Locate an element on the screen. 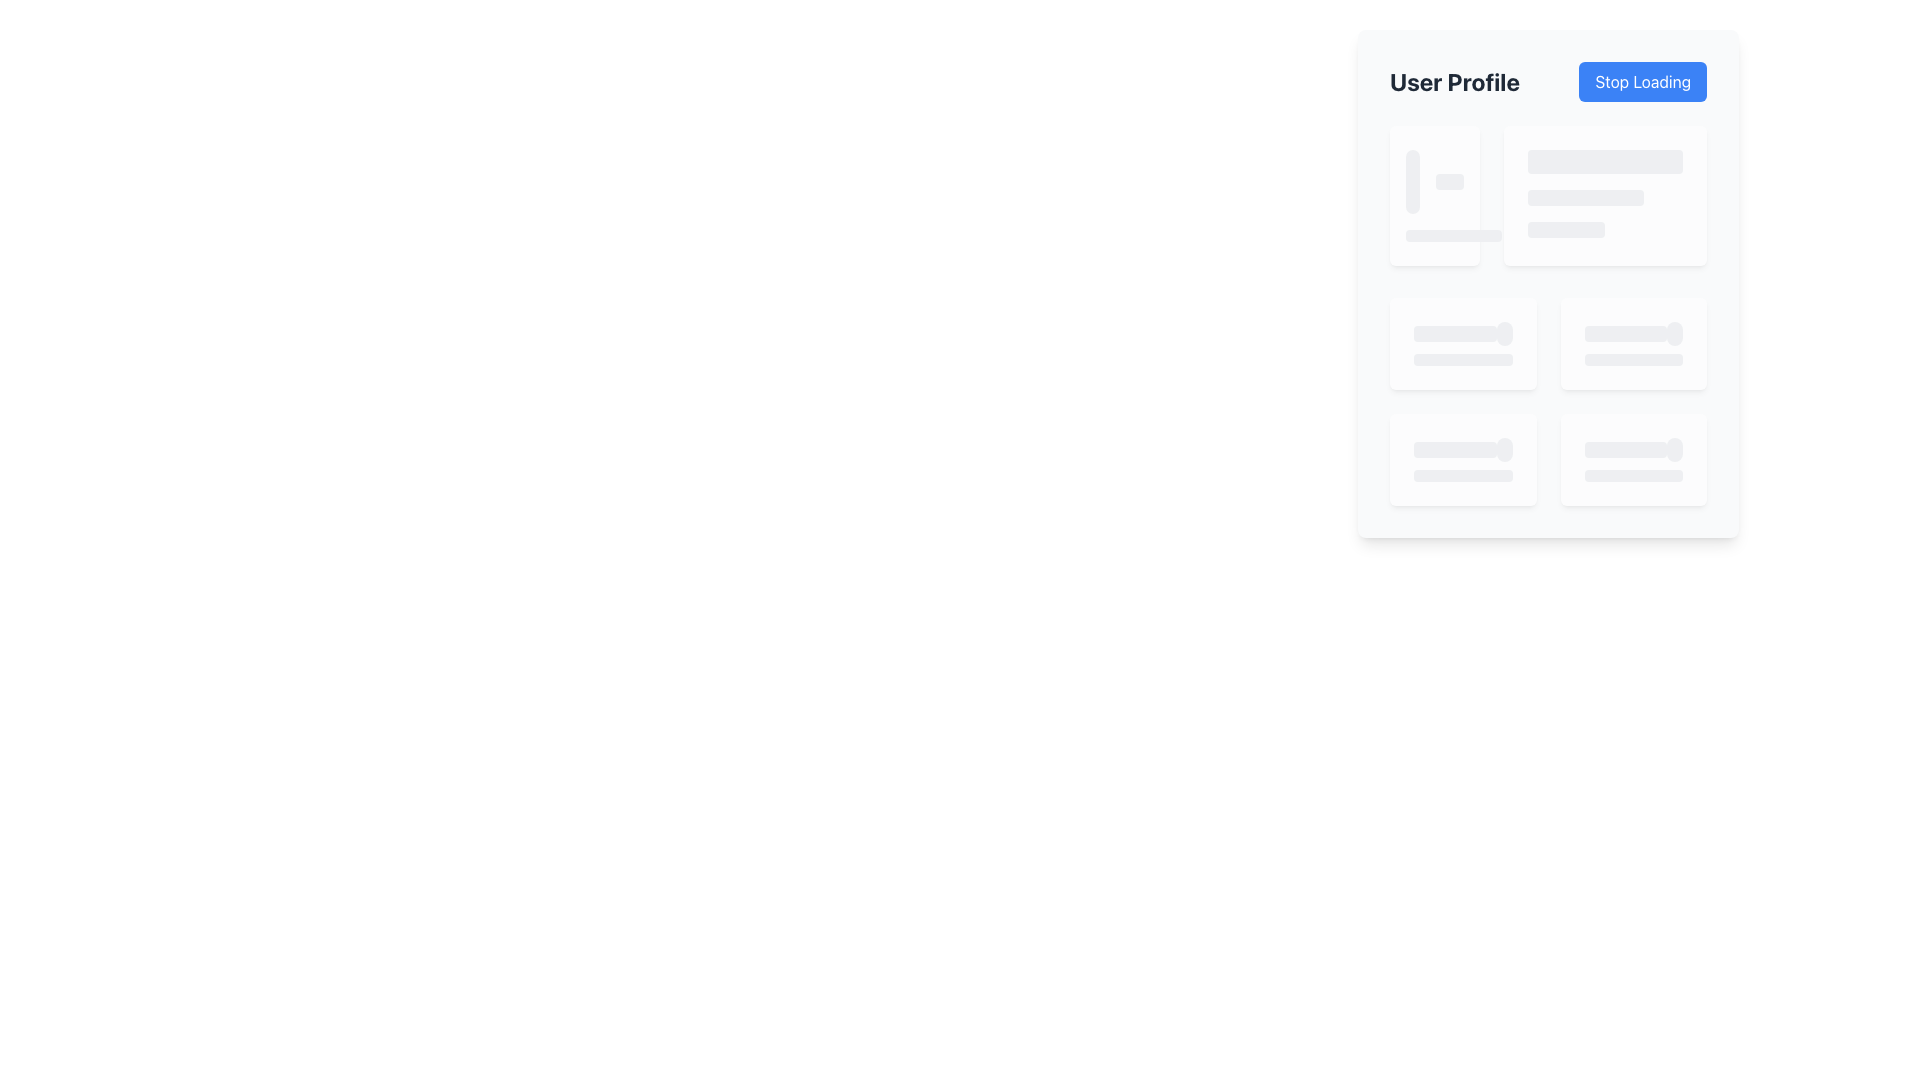 This screenshot has width=1920, height=1080. the slider value is located at coordinates (1498, 450).